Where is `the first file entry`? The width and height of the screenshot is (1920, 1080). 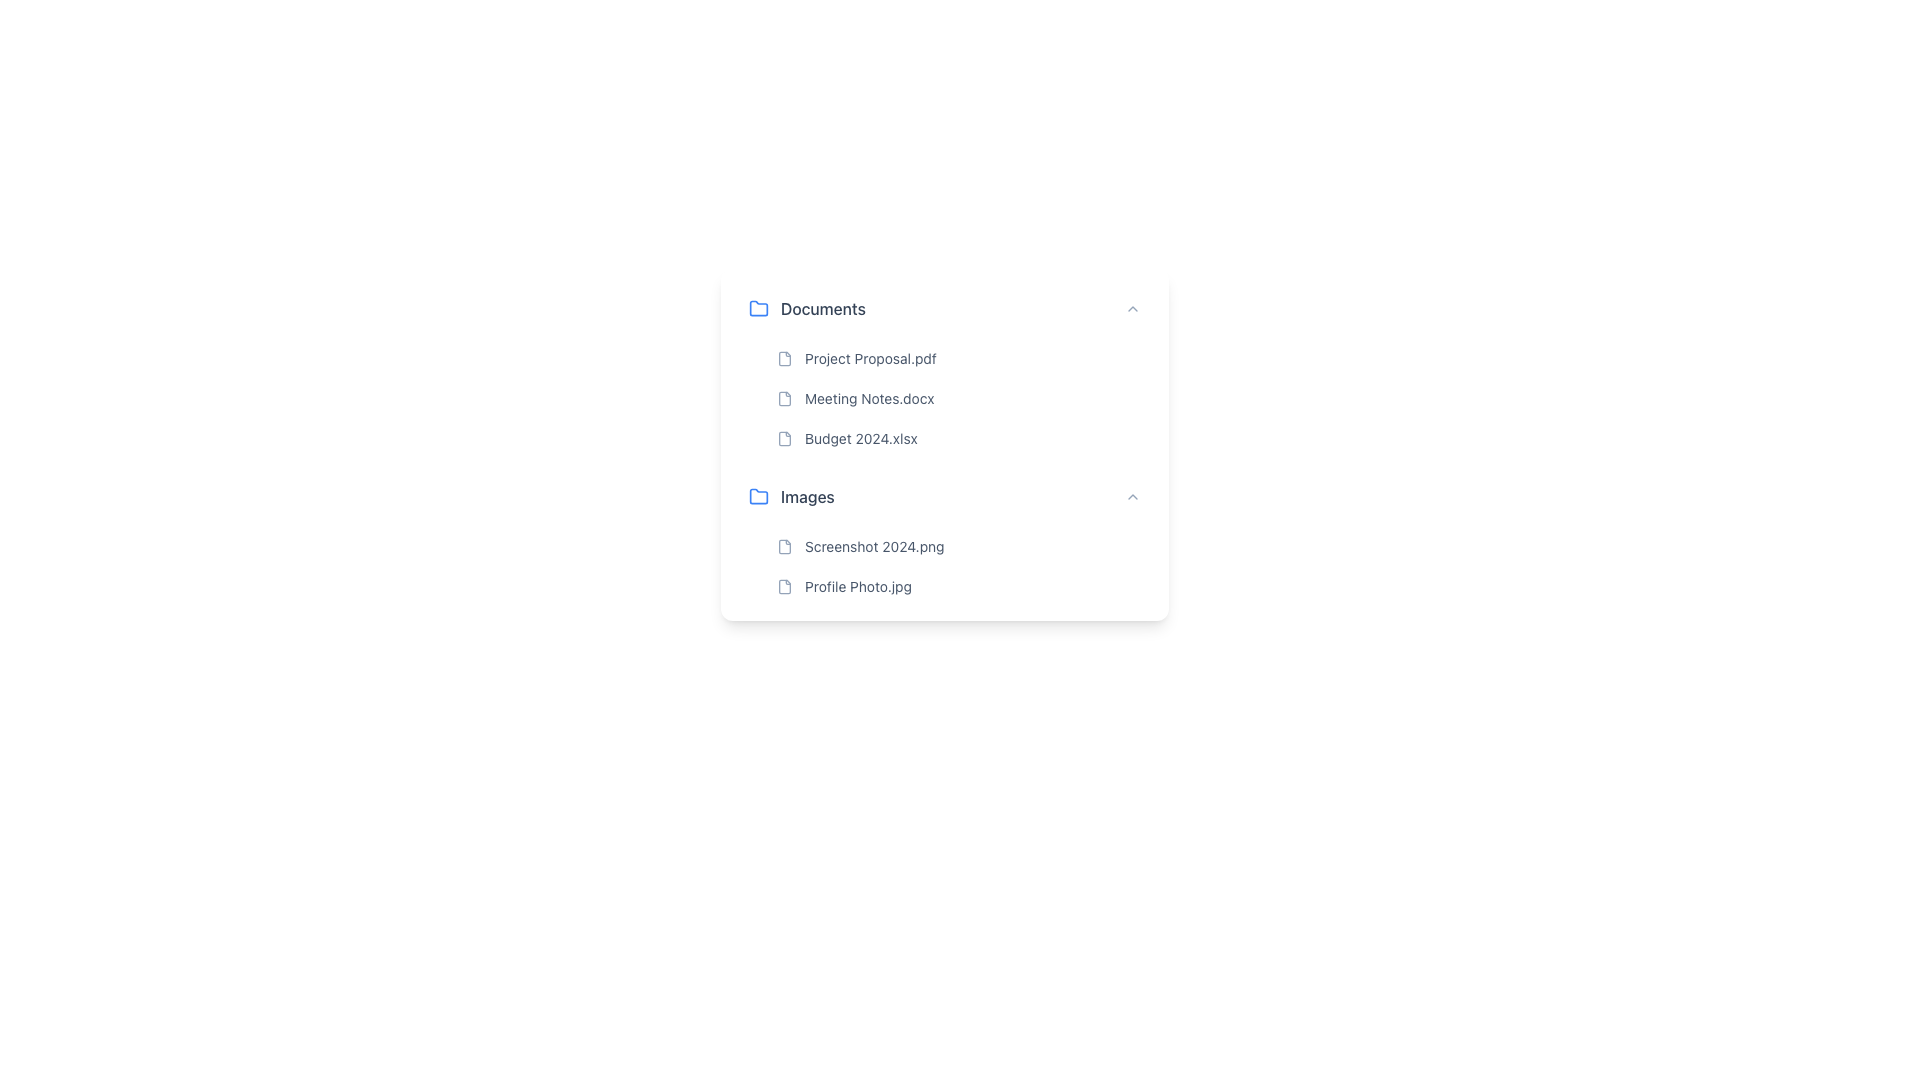 the first file entry is located at coordinates (960, 357).